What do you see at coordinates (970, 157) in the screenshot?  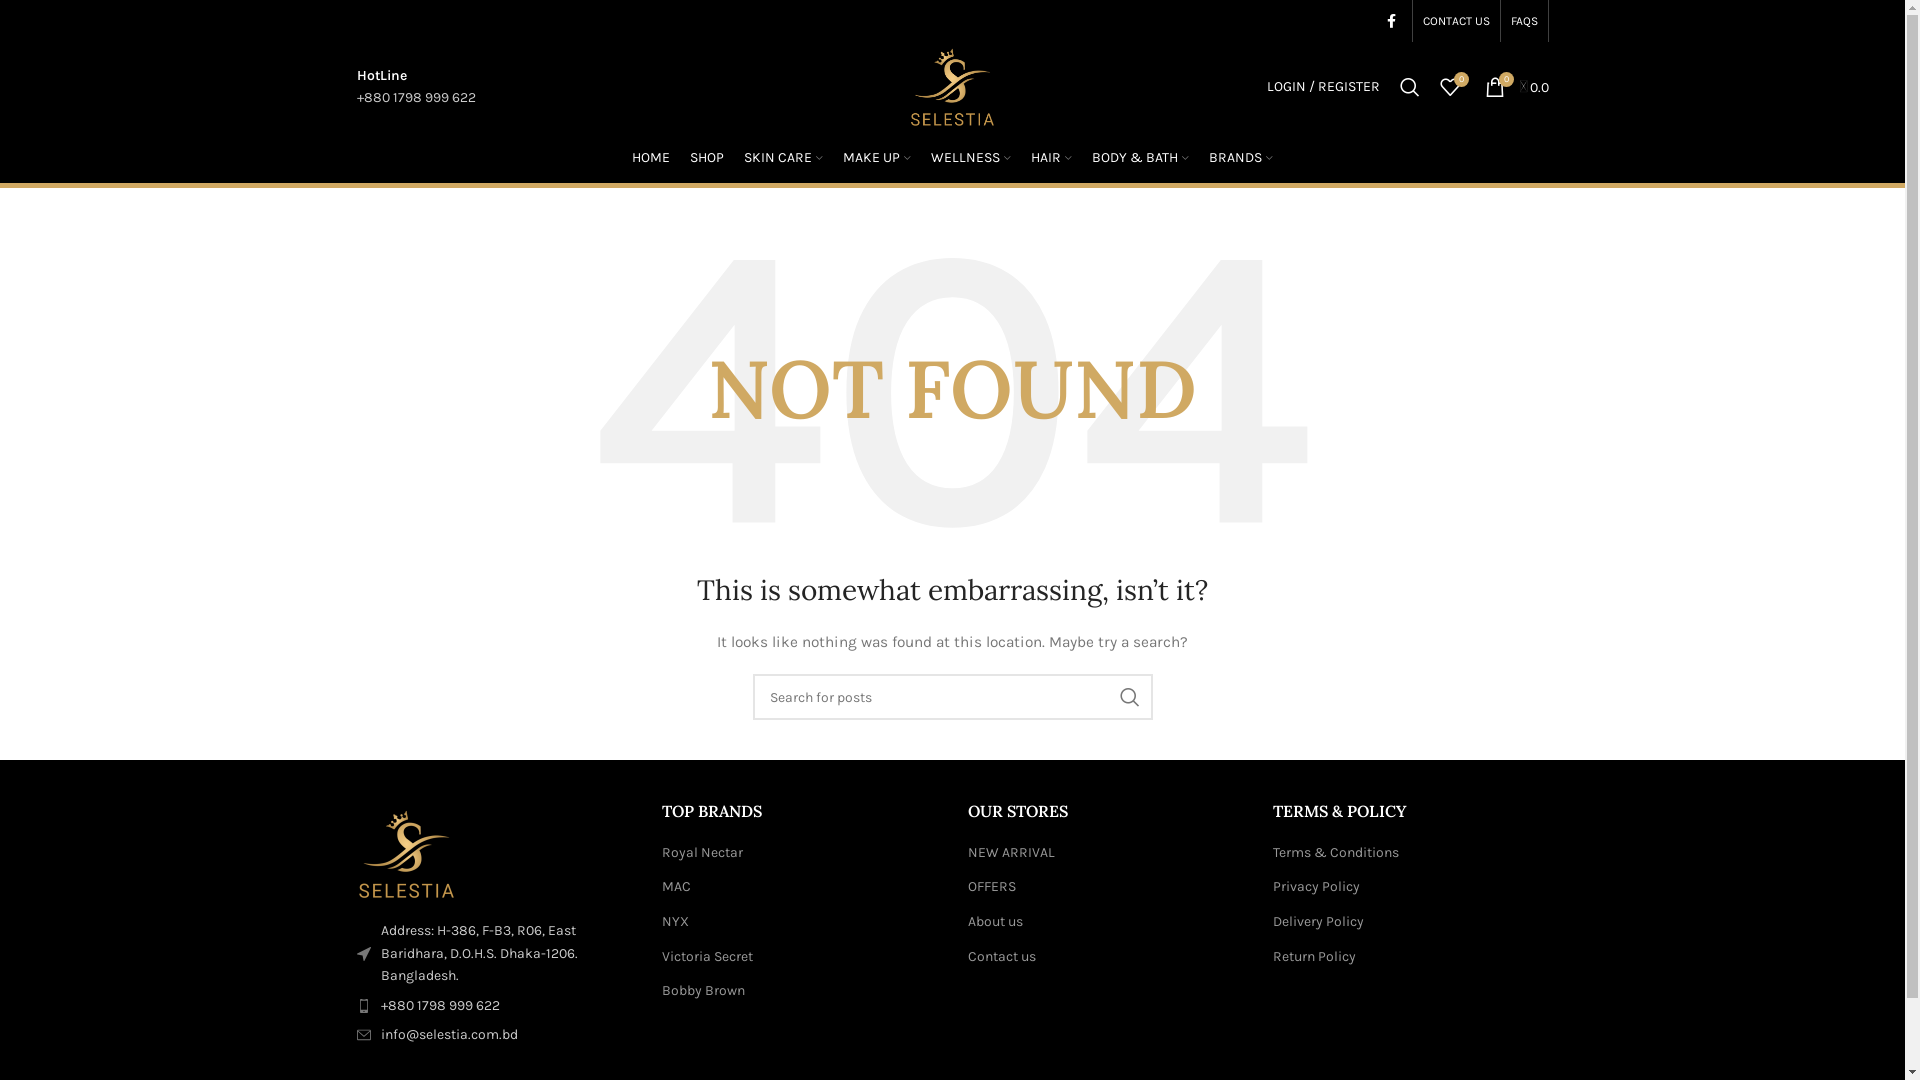 I see `'WELLNESS'` at bounding box center [970, 157].